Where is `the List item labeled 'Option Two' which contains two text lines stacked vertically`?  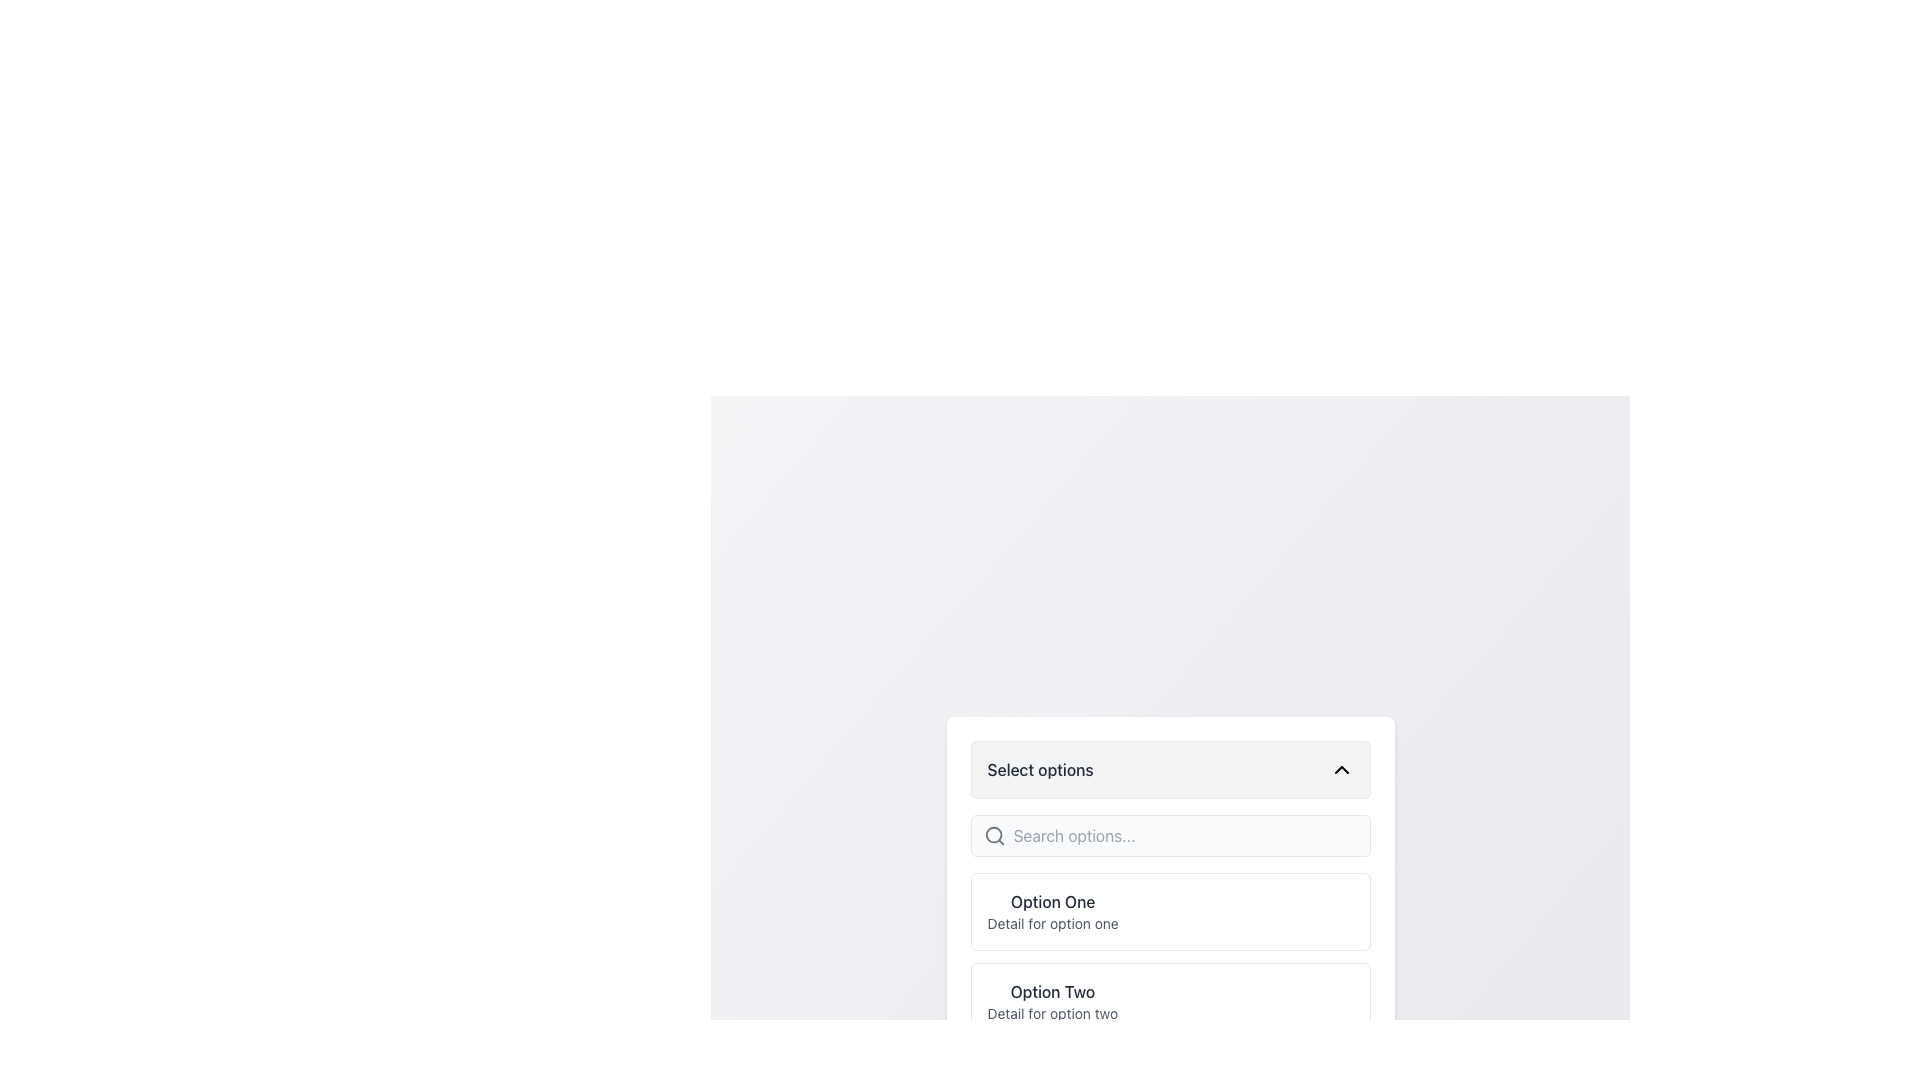
the List item labeled 'Option Two' which contains two text lines stacked vertically is located at coordinates (1051, 1002).